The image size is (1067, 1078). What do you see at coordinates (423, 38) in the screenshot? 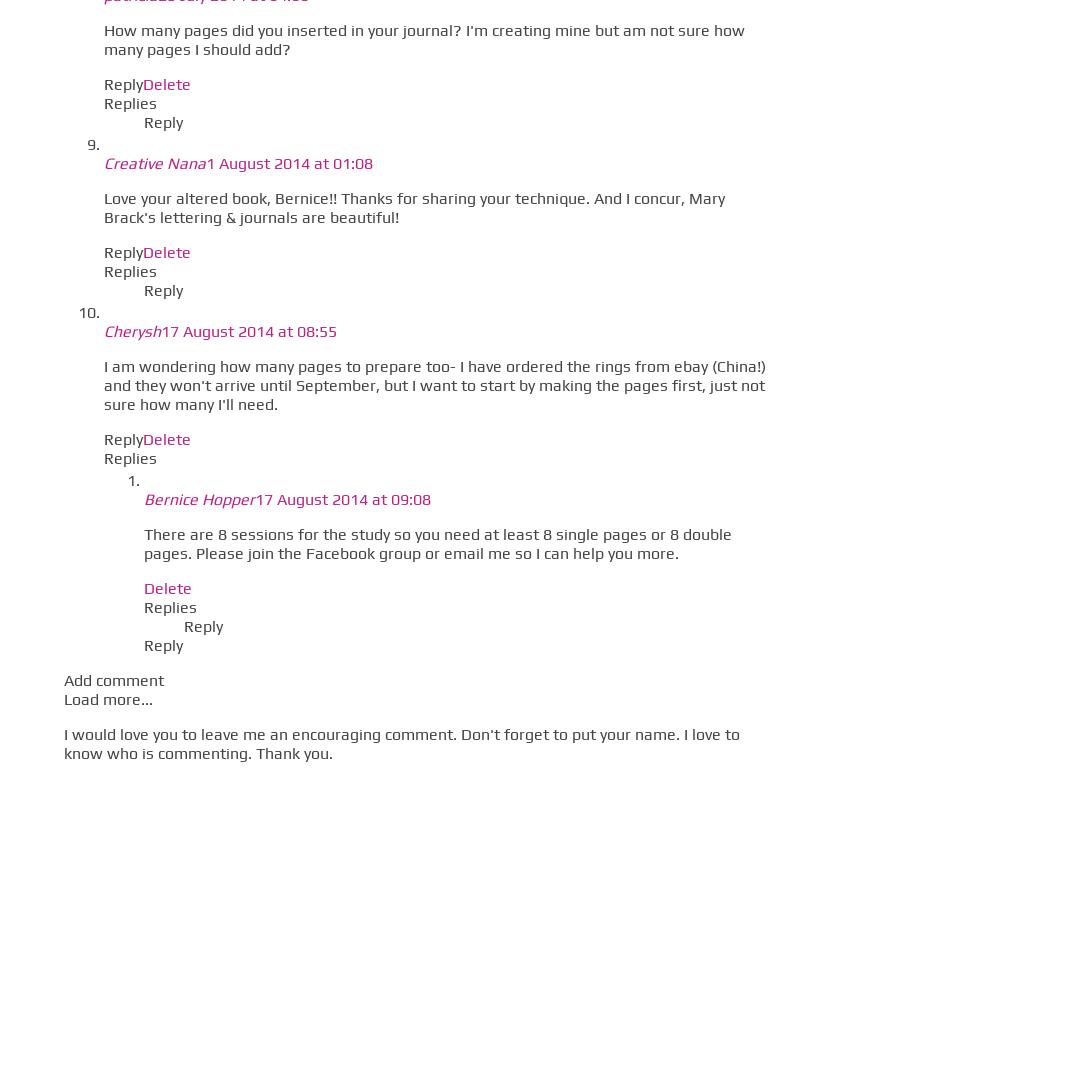
I see `'How many pages did you inserted in your journal? I'm creating mine but am not sure how many pages I should add?'` at bounding box center [423, 38].